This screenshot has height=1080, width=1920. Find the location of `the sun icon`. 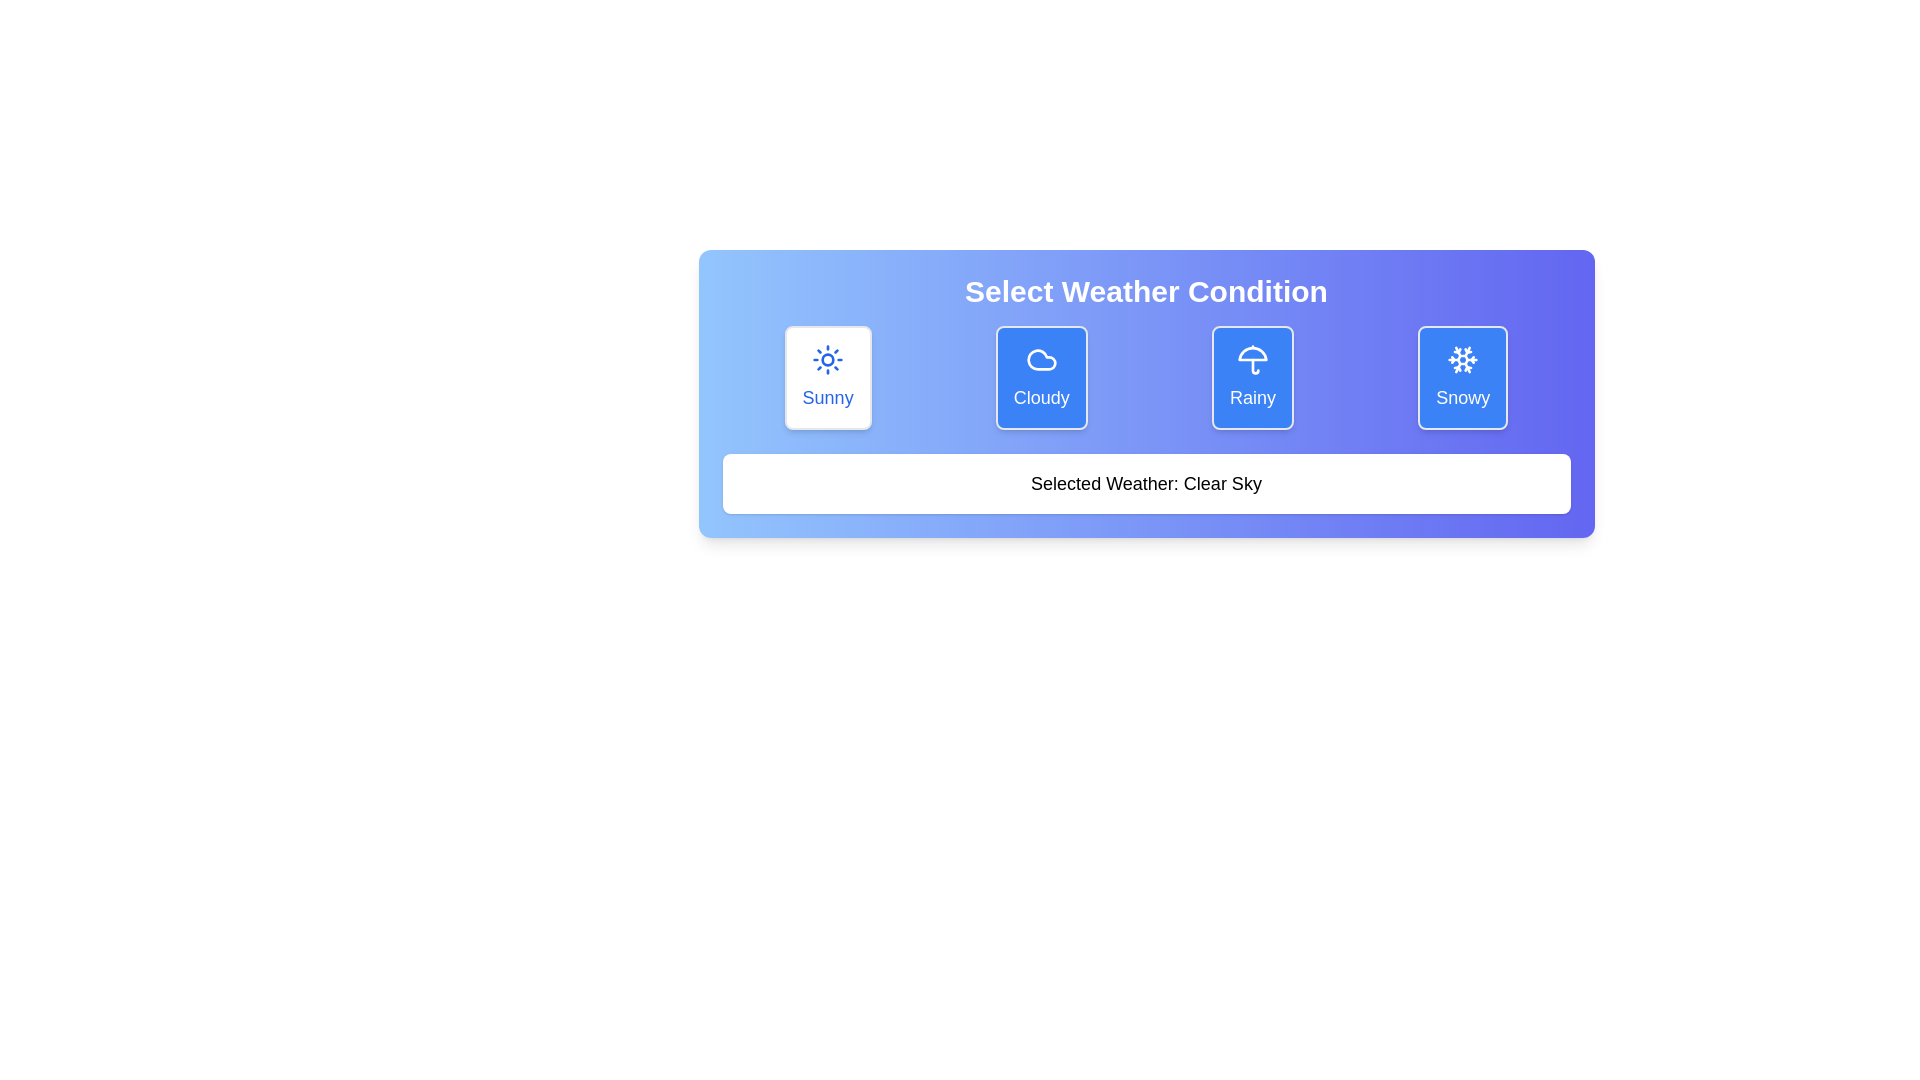

the sun icon is located at coordinates (828, 358).